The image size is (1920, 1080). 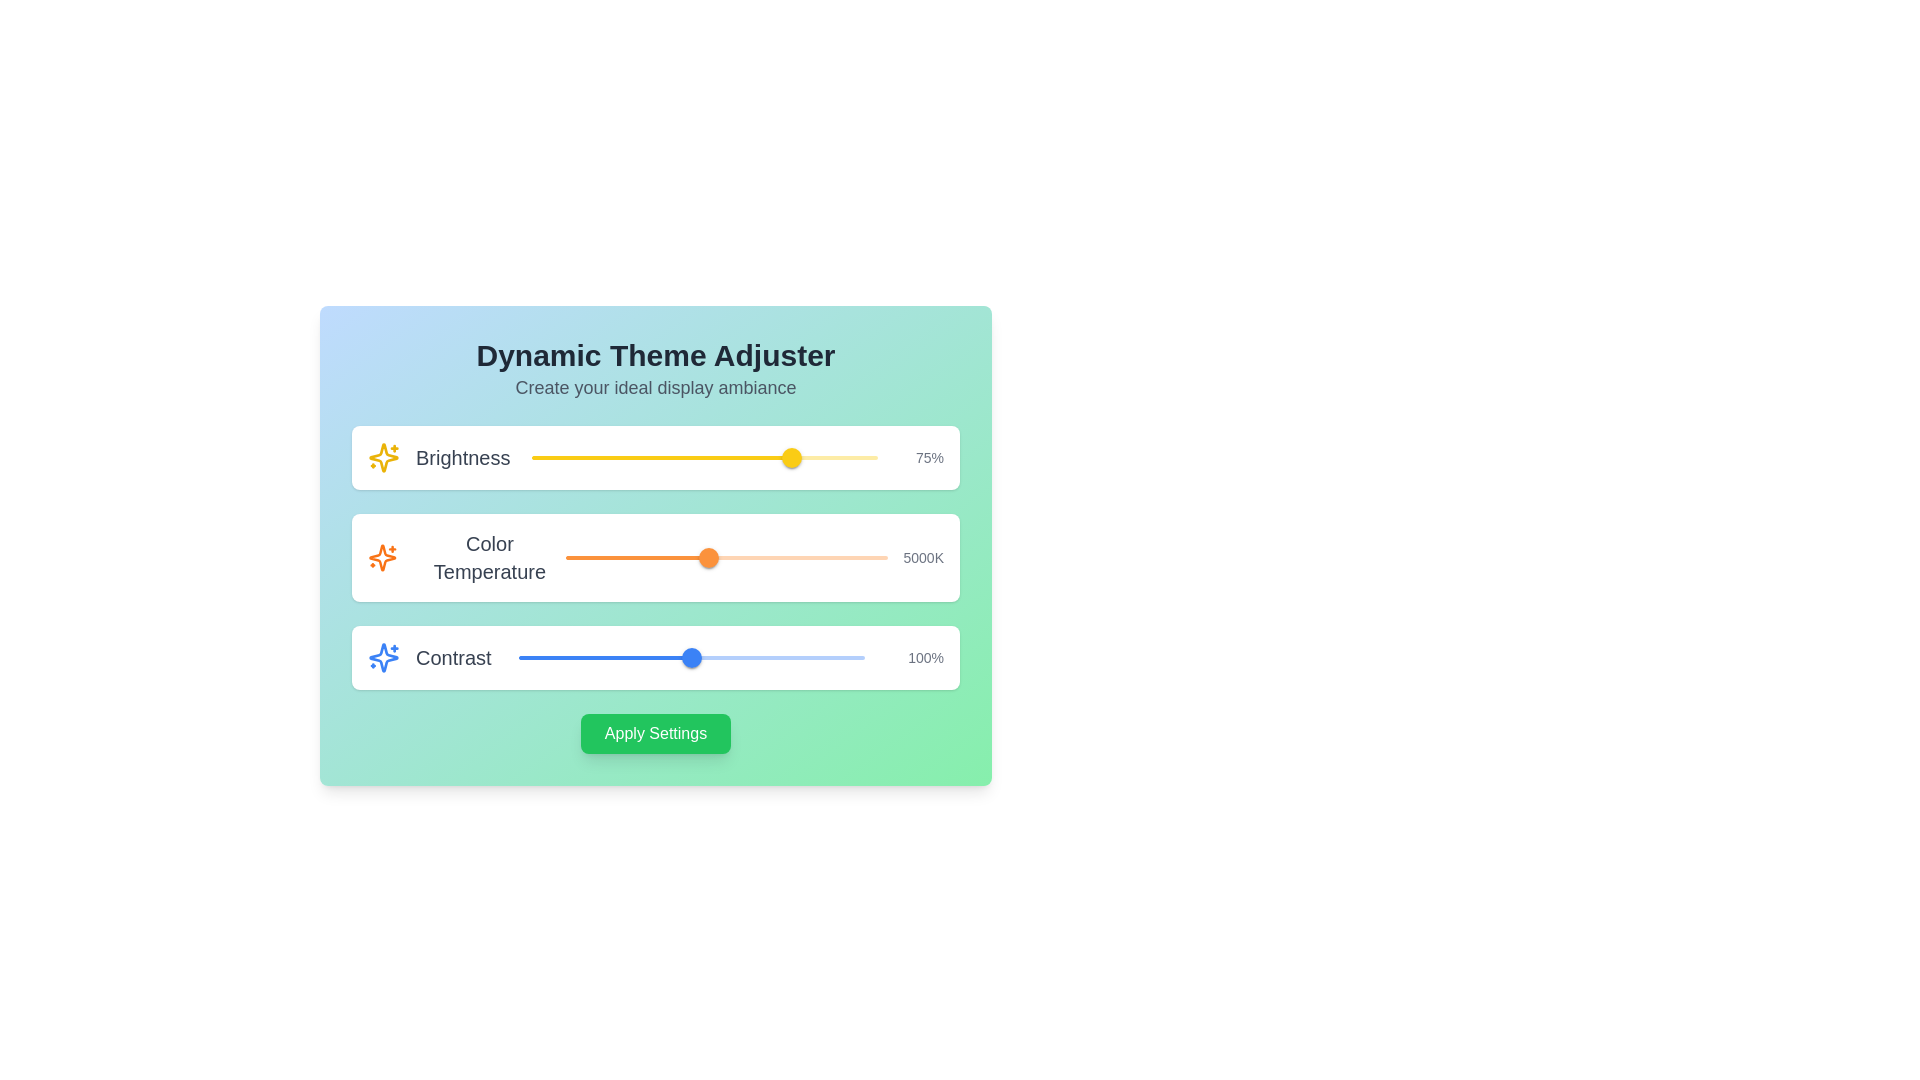 I want to click on the contrast level, so click(x=712, y=658).